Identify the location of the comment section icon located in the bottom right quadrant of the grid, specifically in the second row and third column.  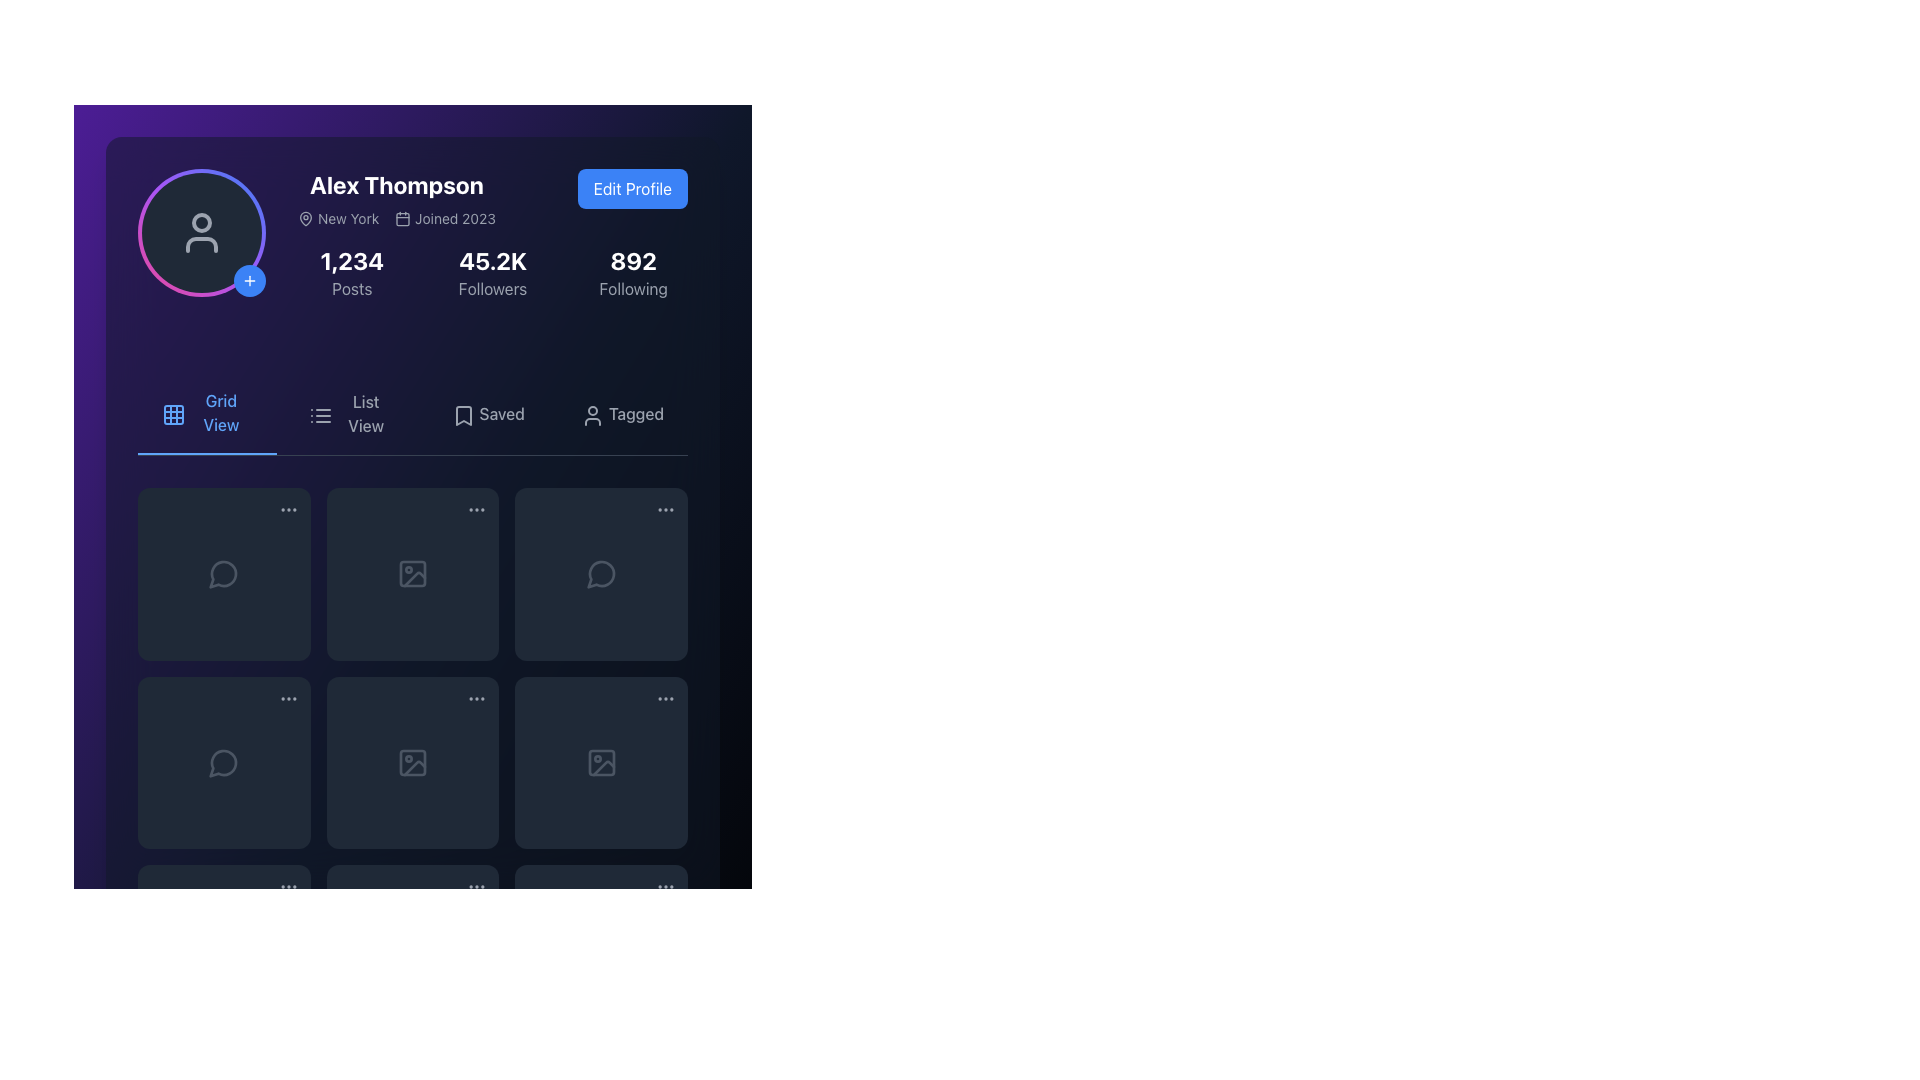
(600, 574).